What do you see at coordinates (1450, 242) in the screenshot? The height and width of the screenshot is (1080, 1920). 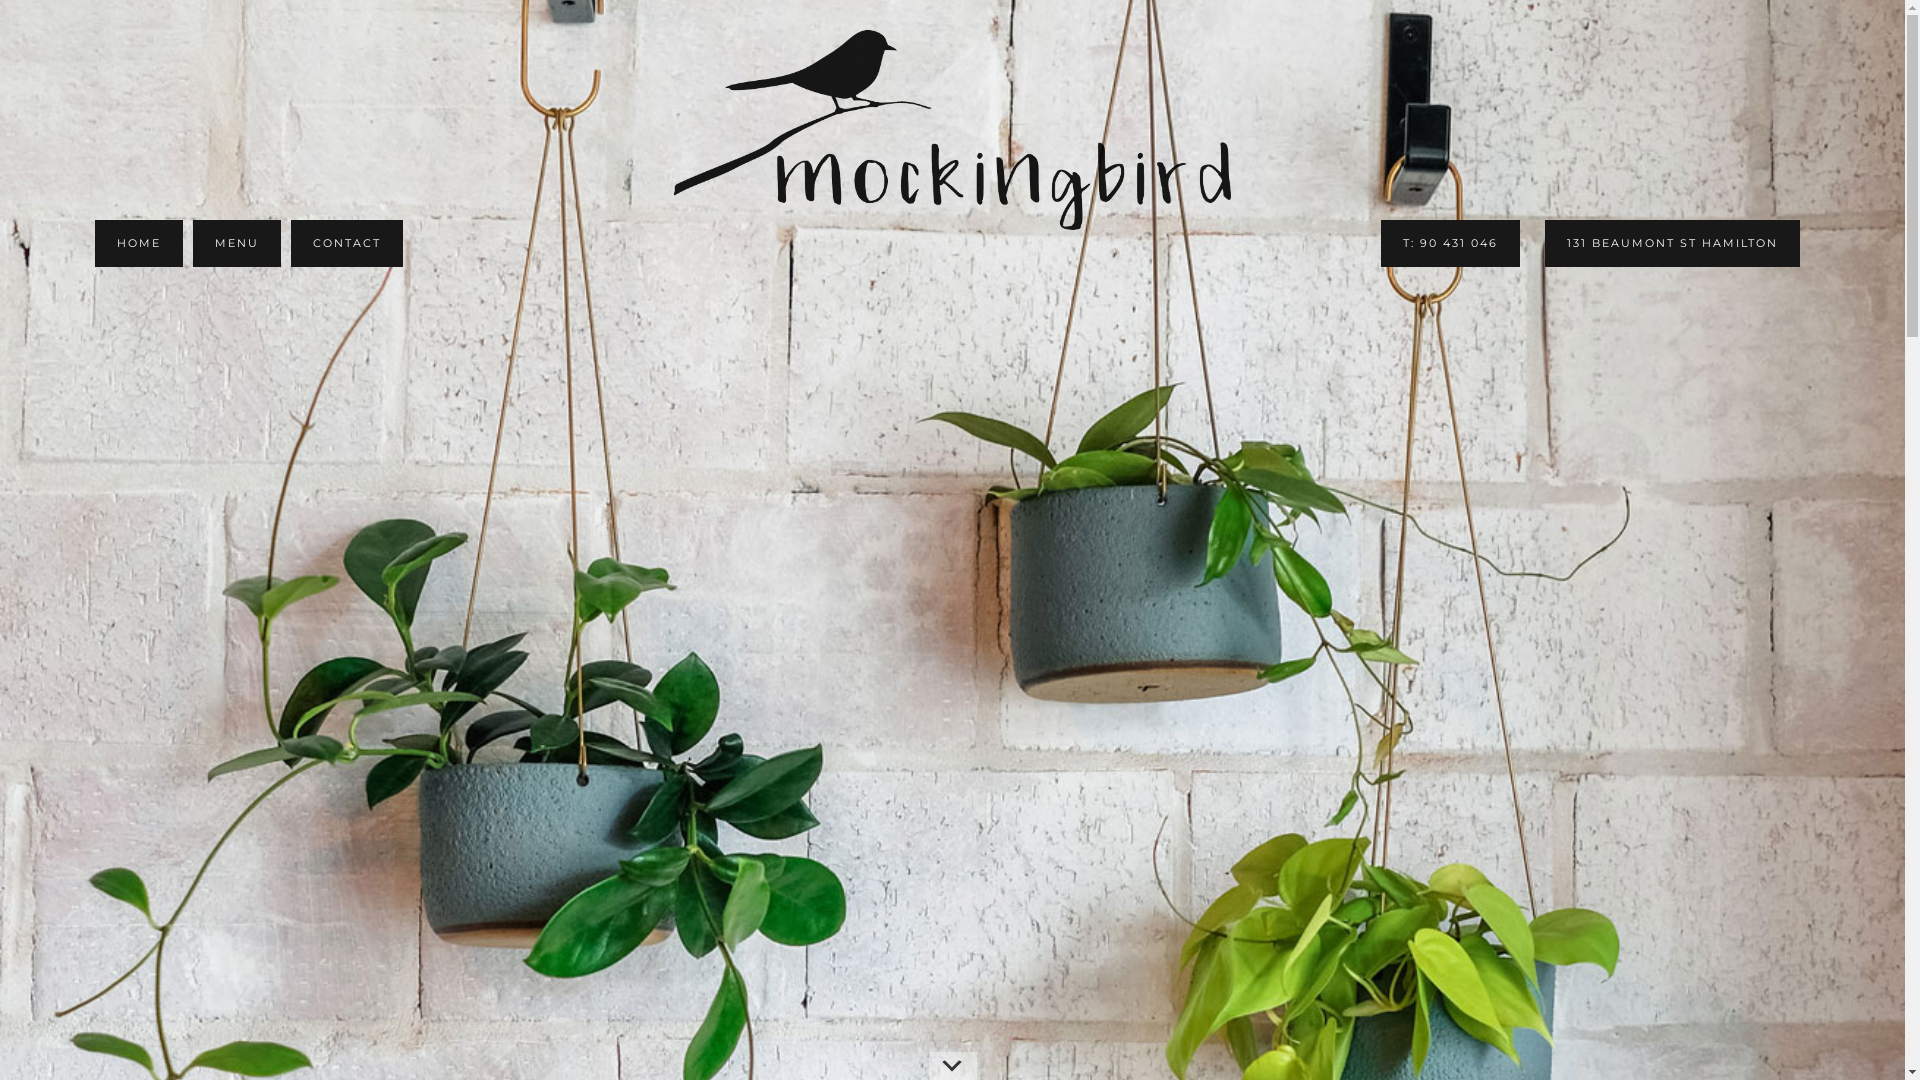 I see `'T: 90 431 046'` at bounding box center [1450, 242].